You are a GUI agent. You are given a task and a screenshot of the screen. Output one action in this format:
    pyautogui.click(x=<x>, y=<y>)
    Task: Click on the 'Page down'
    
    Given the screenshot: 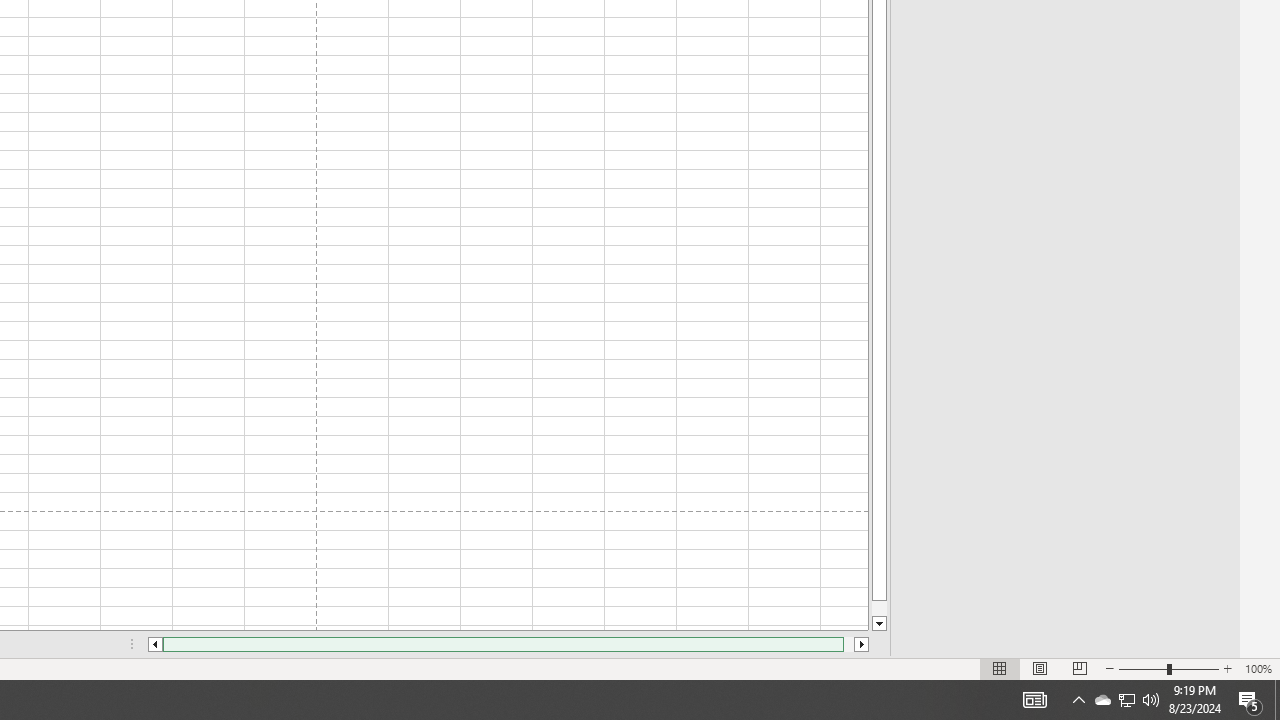 What is the action you would take?
    pyautogui.click(x=879, y=607)
    